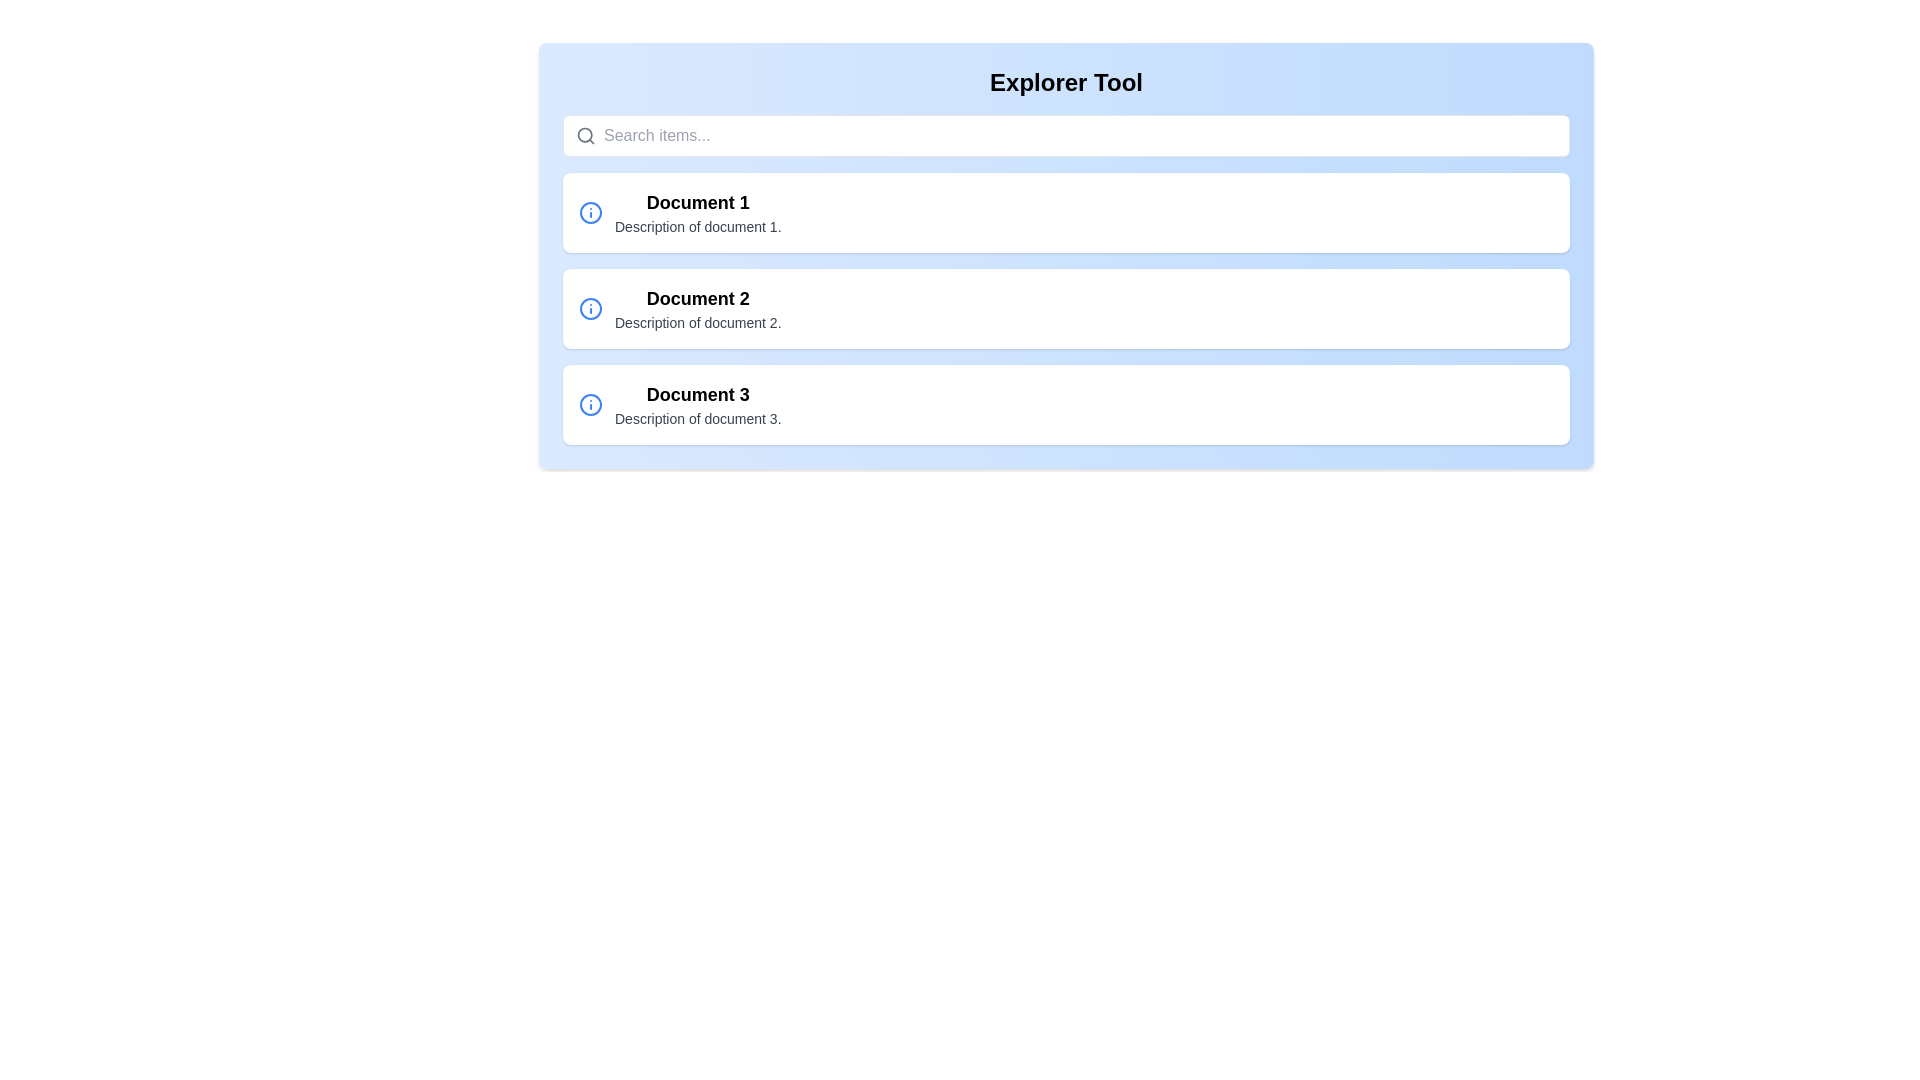 This screenshot has height=1080, width=1920. Describe the element at coordinates (698, 405) in the screenshot. I see `the list item labeled 'Document 3'` at that location.